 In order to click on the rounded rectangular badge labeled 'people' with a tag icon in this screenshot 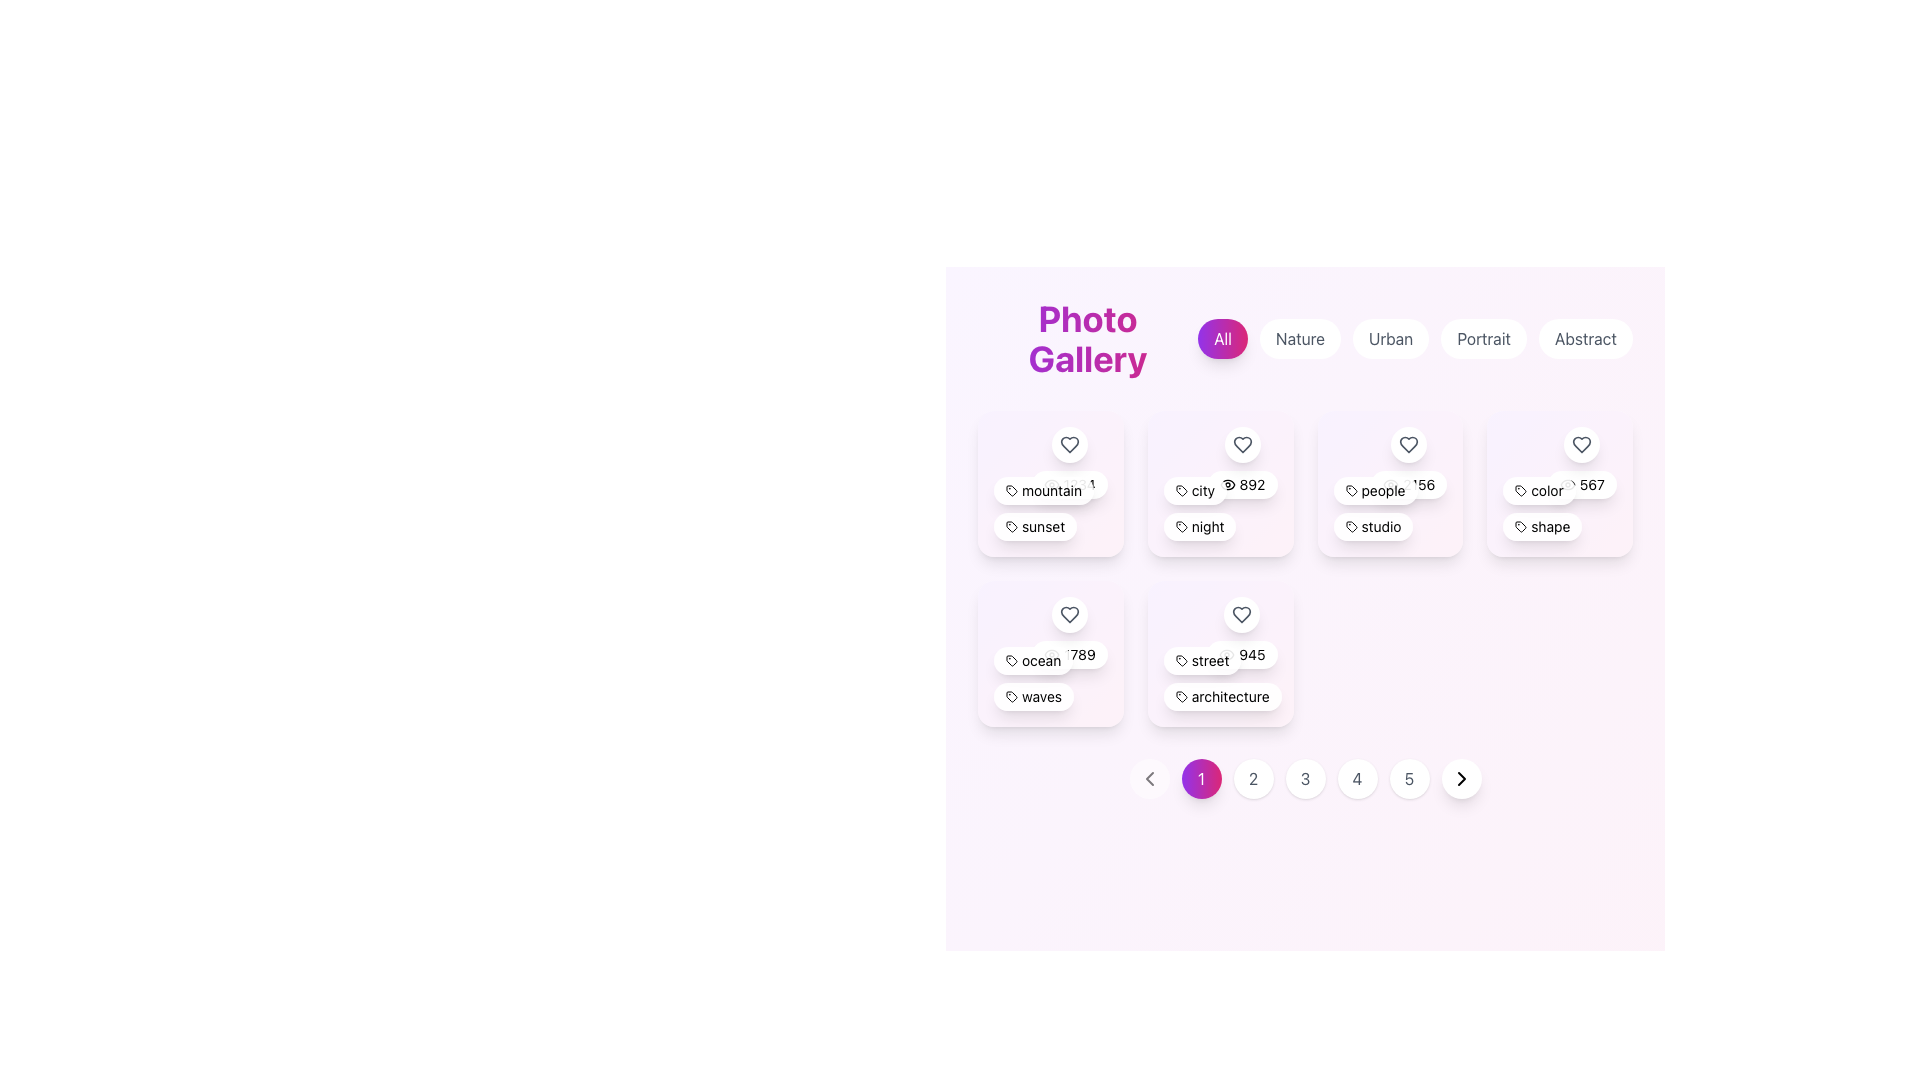, I will do `click(1374, 490)`.